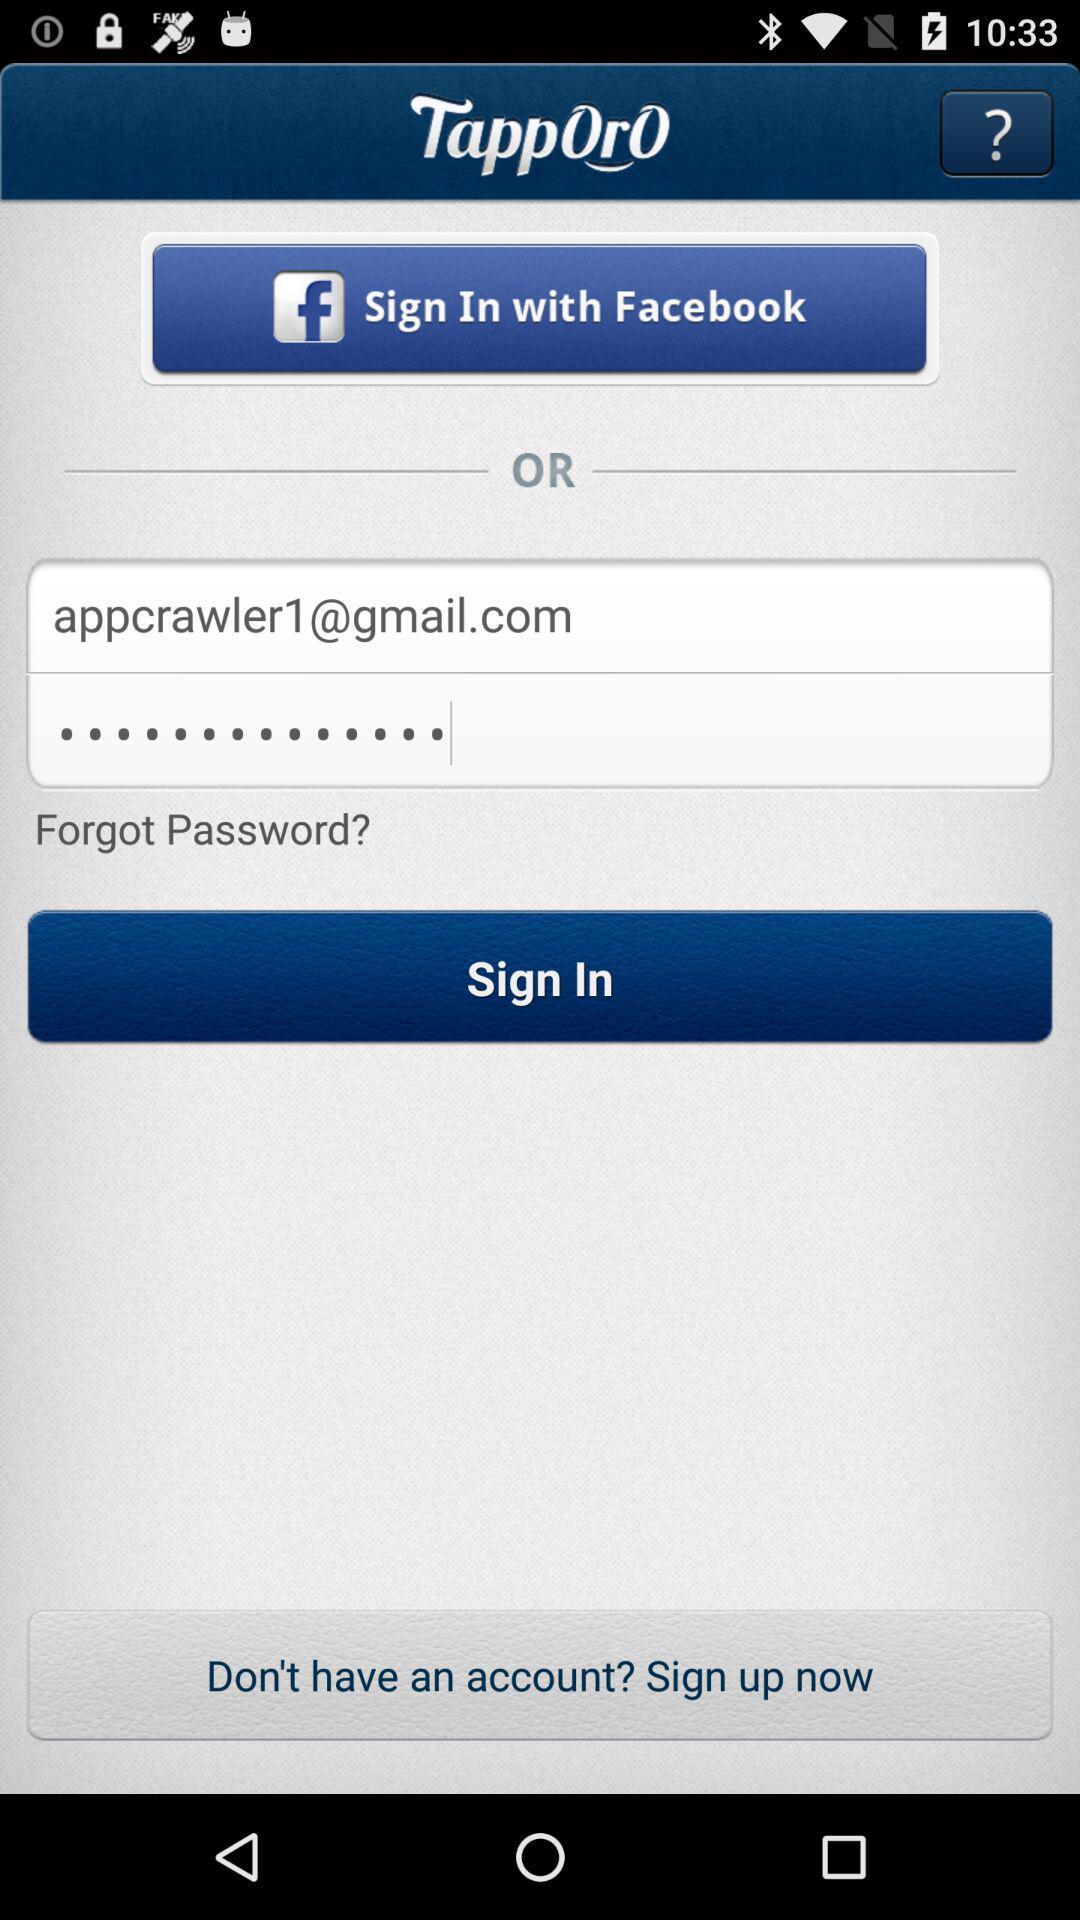  Describe the element at coordinates (540, 307) in the screenshot. I see `your own account in the website` at that location.